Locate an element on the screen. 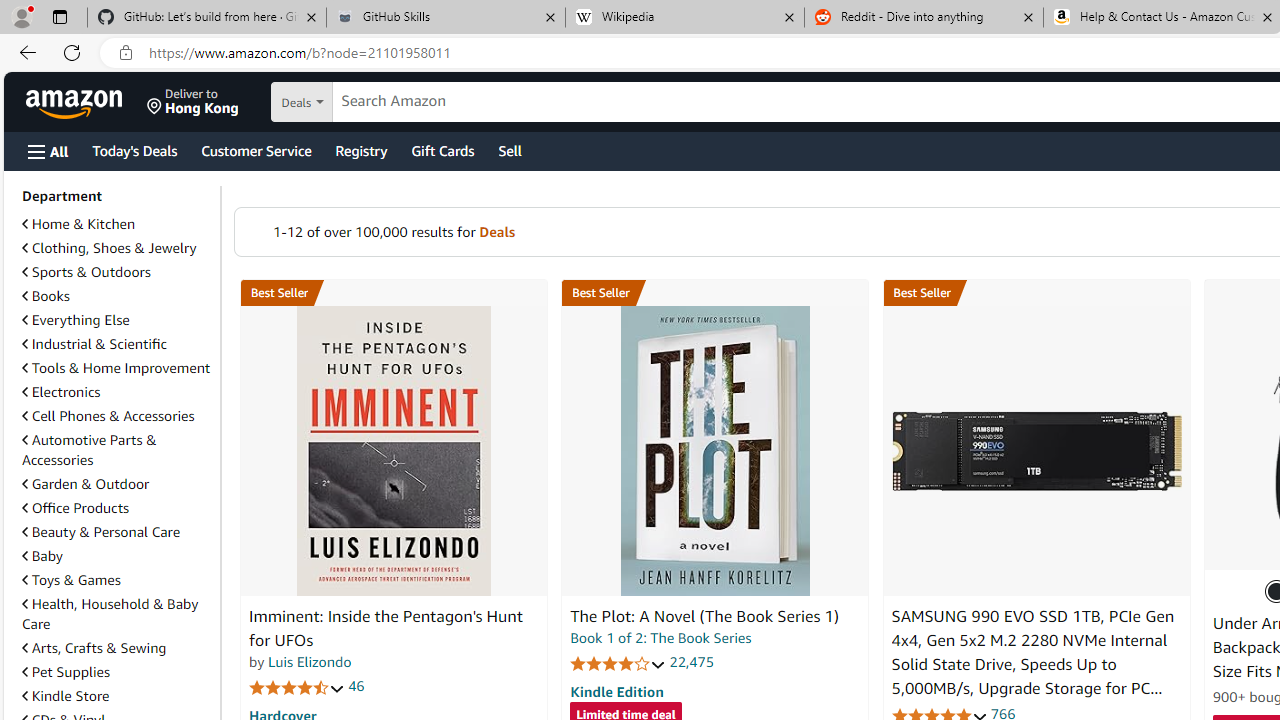 The image size is (1280, 720). 'Electronics' is located at coordinates (116, 392).